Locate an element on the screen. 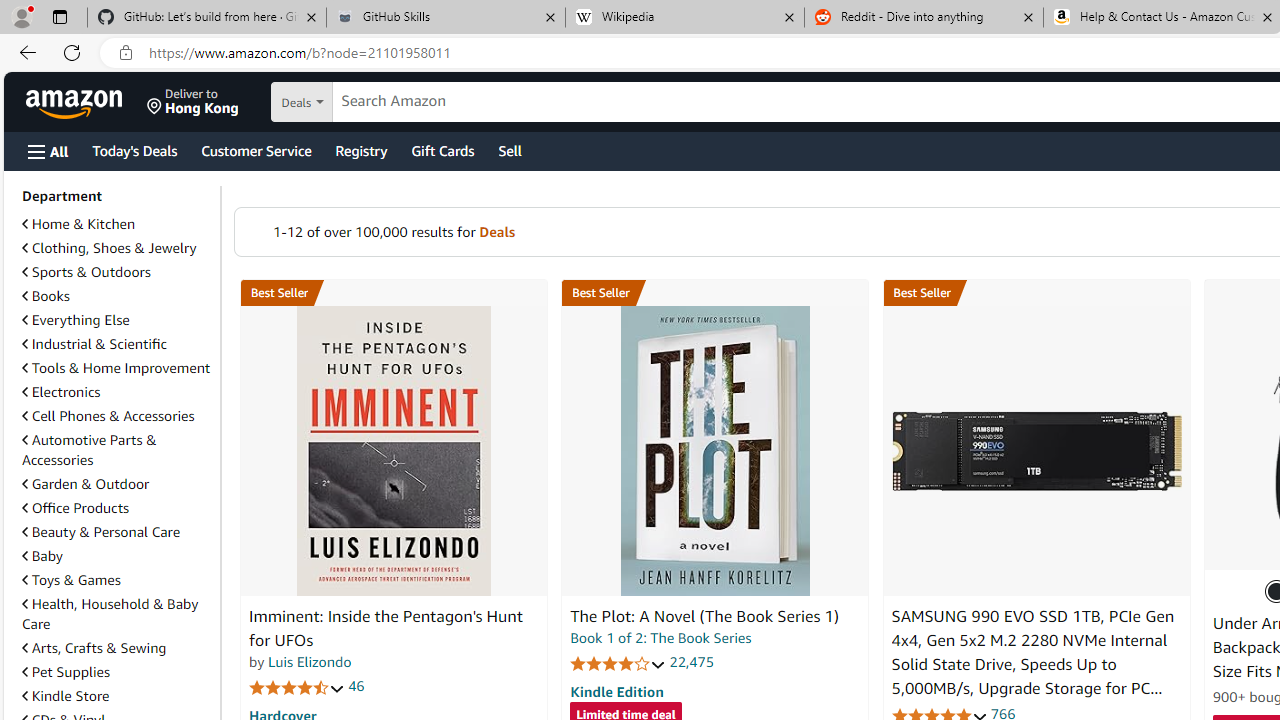 The image size is (1280, 720). 'Electronics' is located at coordinates (116, 392).